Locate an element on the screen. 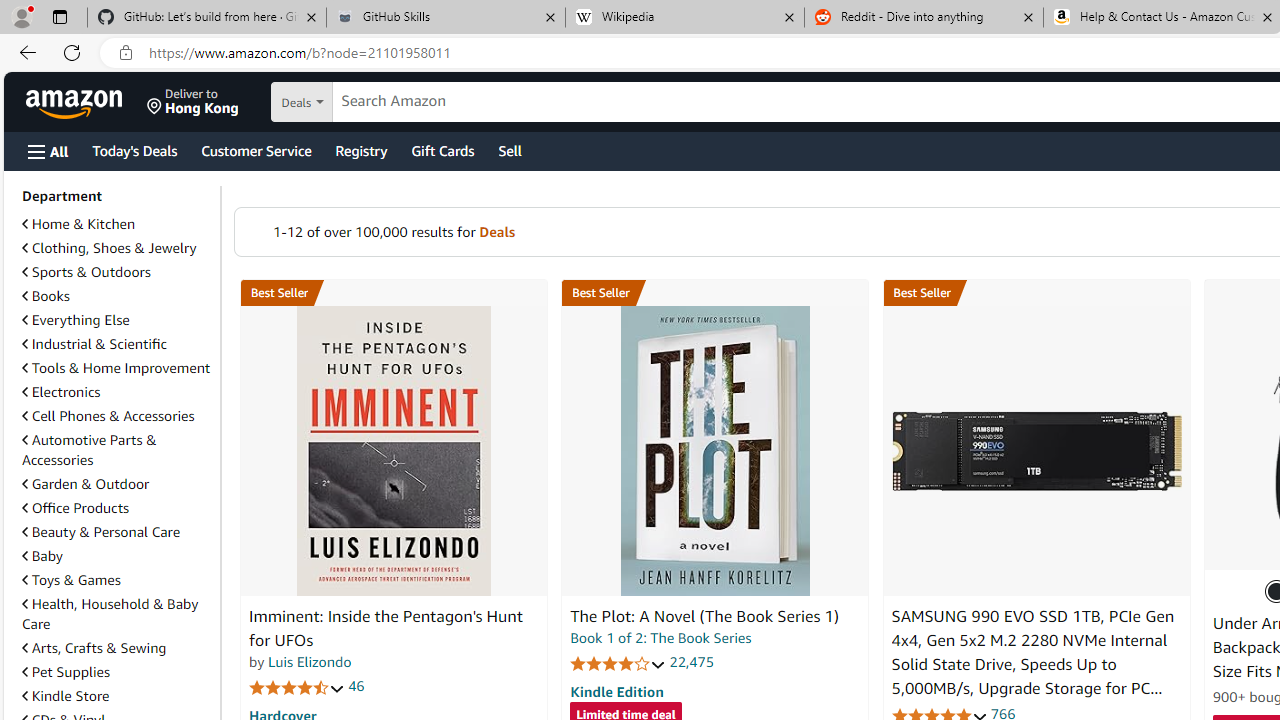 The image size is (1280, 720). 'Electronics' is located at coordinates (116, 392).